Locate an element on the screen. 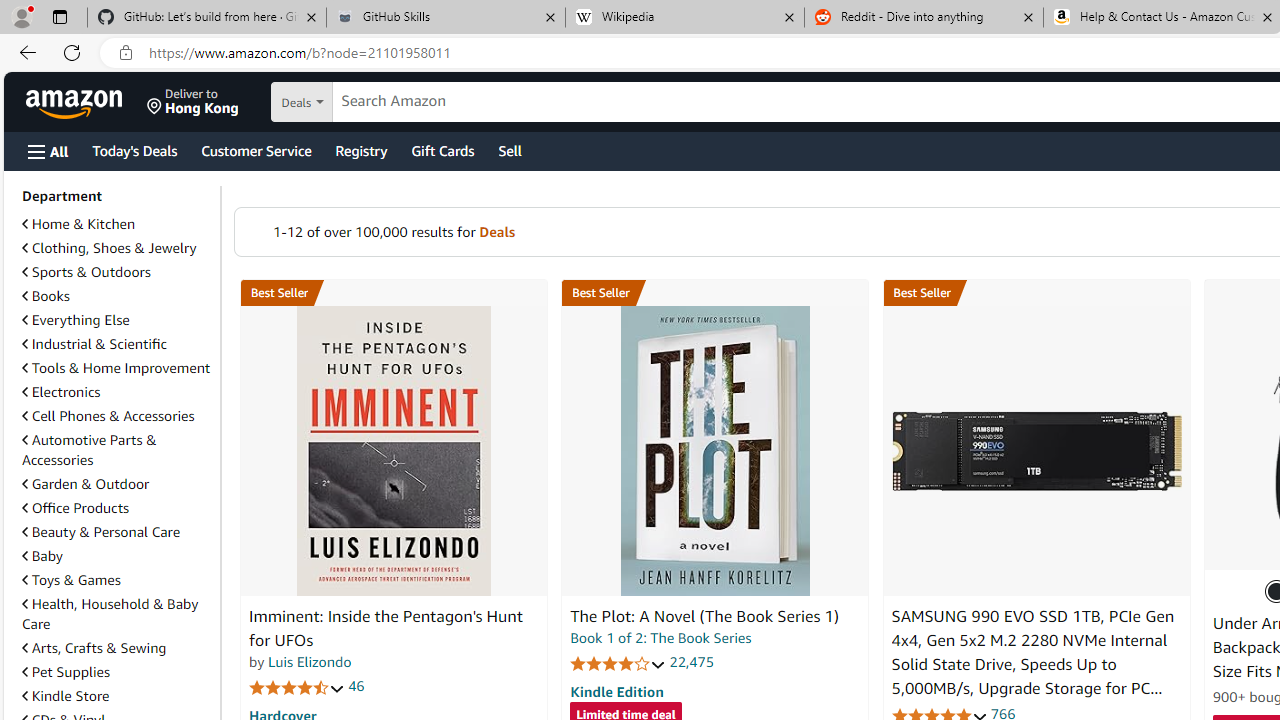 The image size is (1280, 720). 'Electronics' is located at coordinates (116, 392).